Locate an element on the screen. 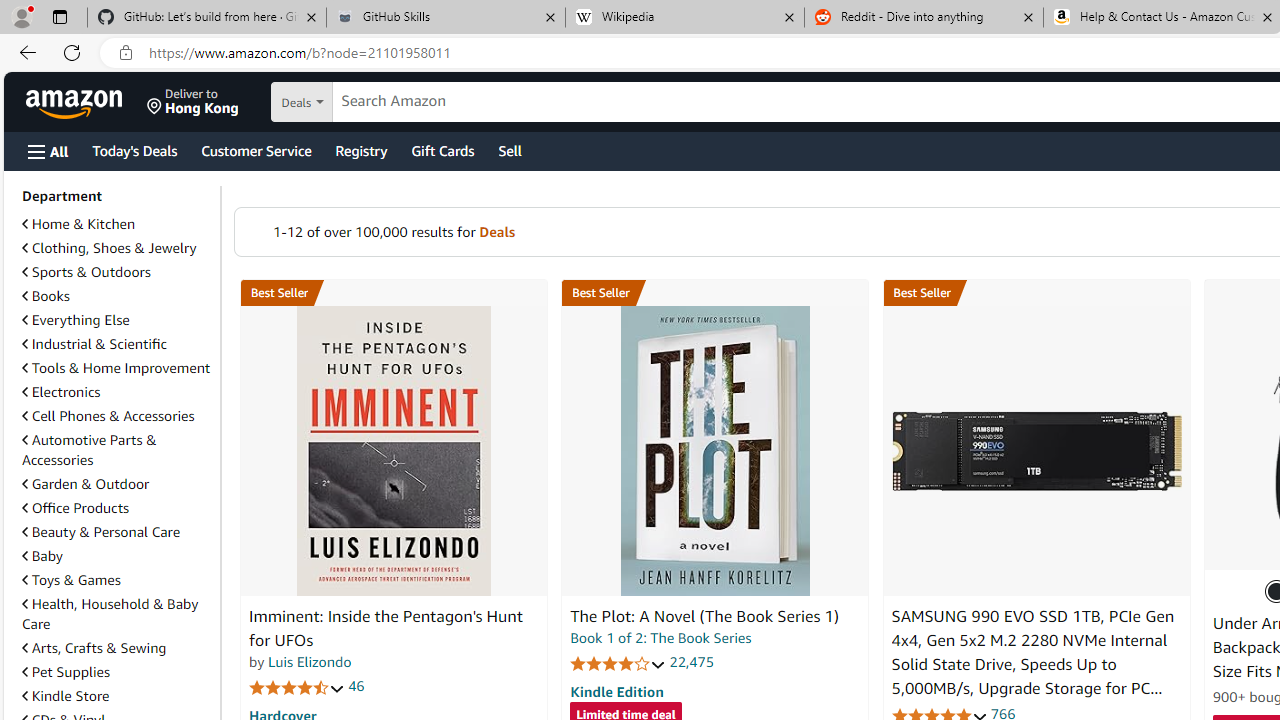 The image size is (1280, 720). 'Electronics' is located at coordinates (116, 392).